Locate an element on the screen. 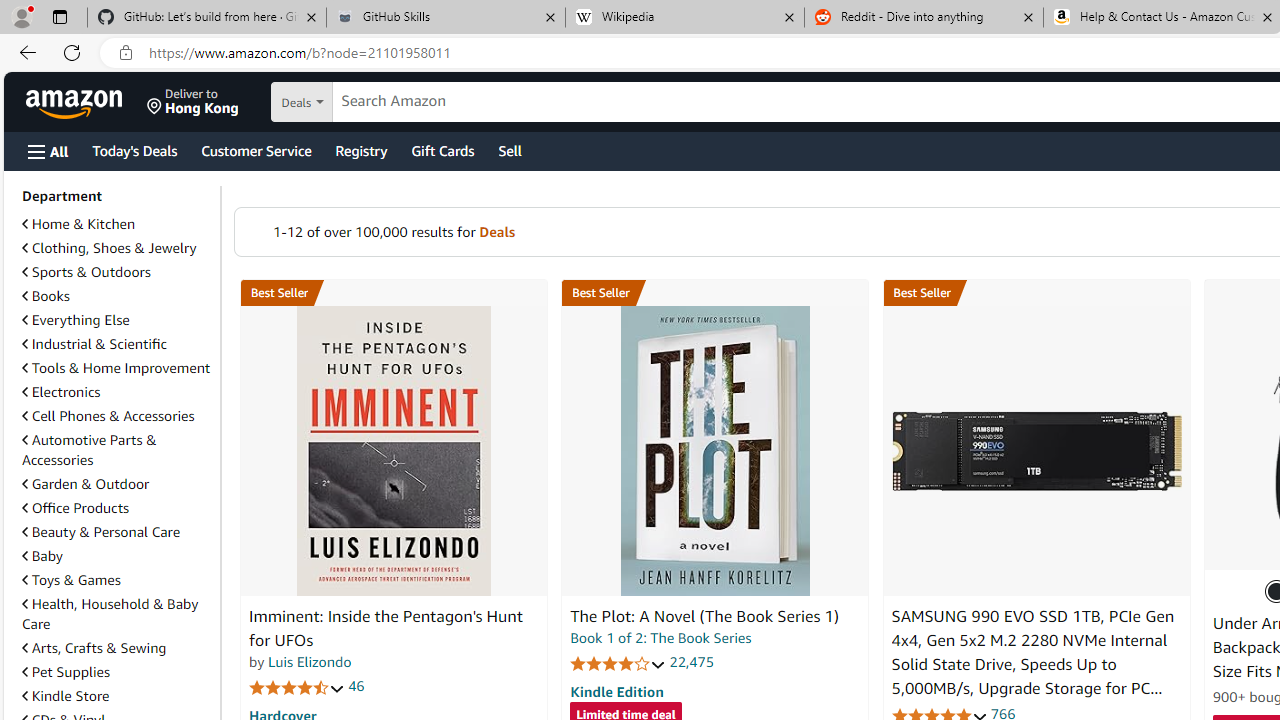 The image size is (1280, 720). 'Electronics' is located at coordinates (116, 392).